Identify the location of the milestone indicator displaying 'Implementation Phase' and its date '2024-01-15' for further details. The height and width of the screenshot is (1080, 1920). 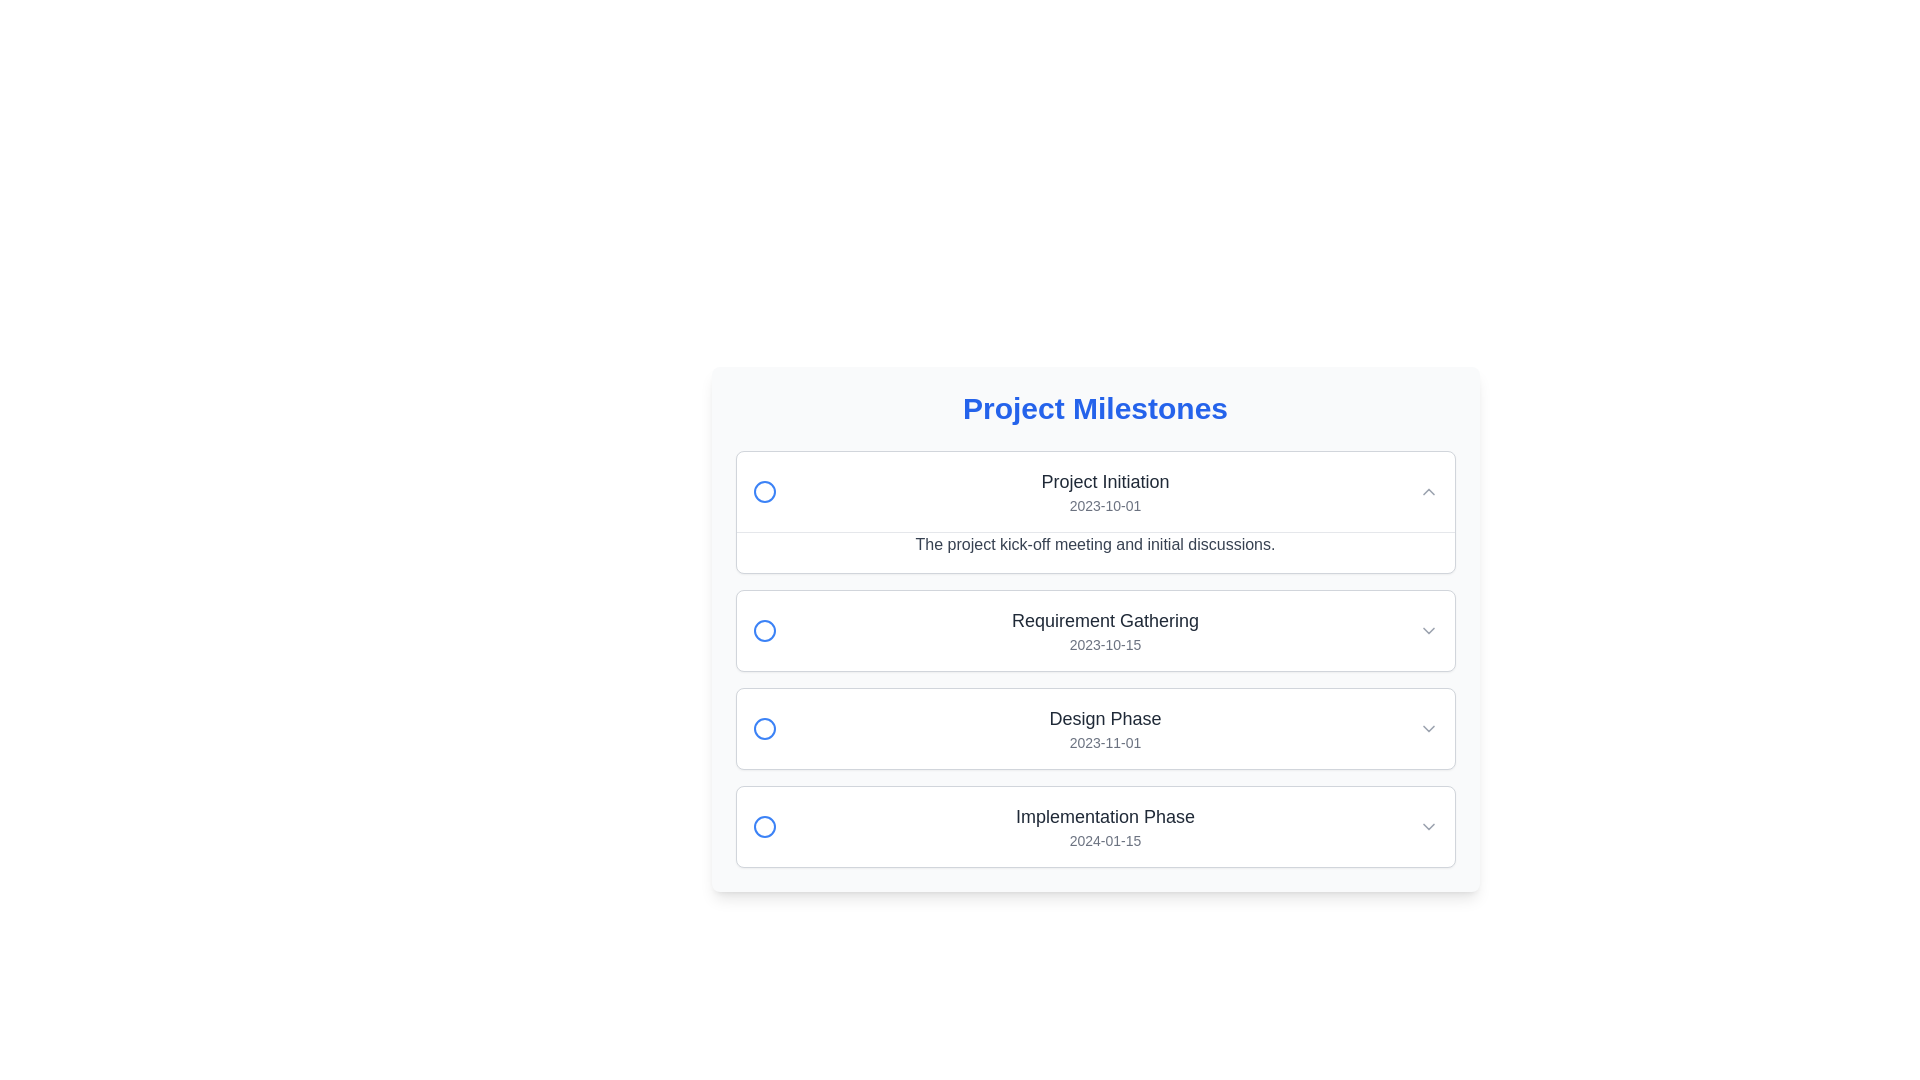
(1104, 826).